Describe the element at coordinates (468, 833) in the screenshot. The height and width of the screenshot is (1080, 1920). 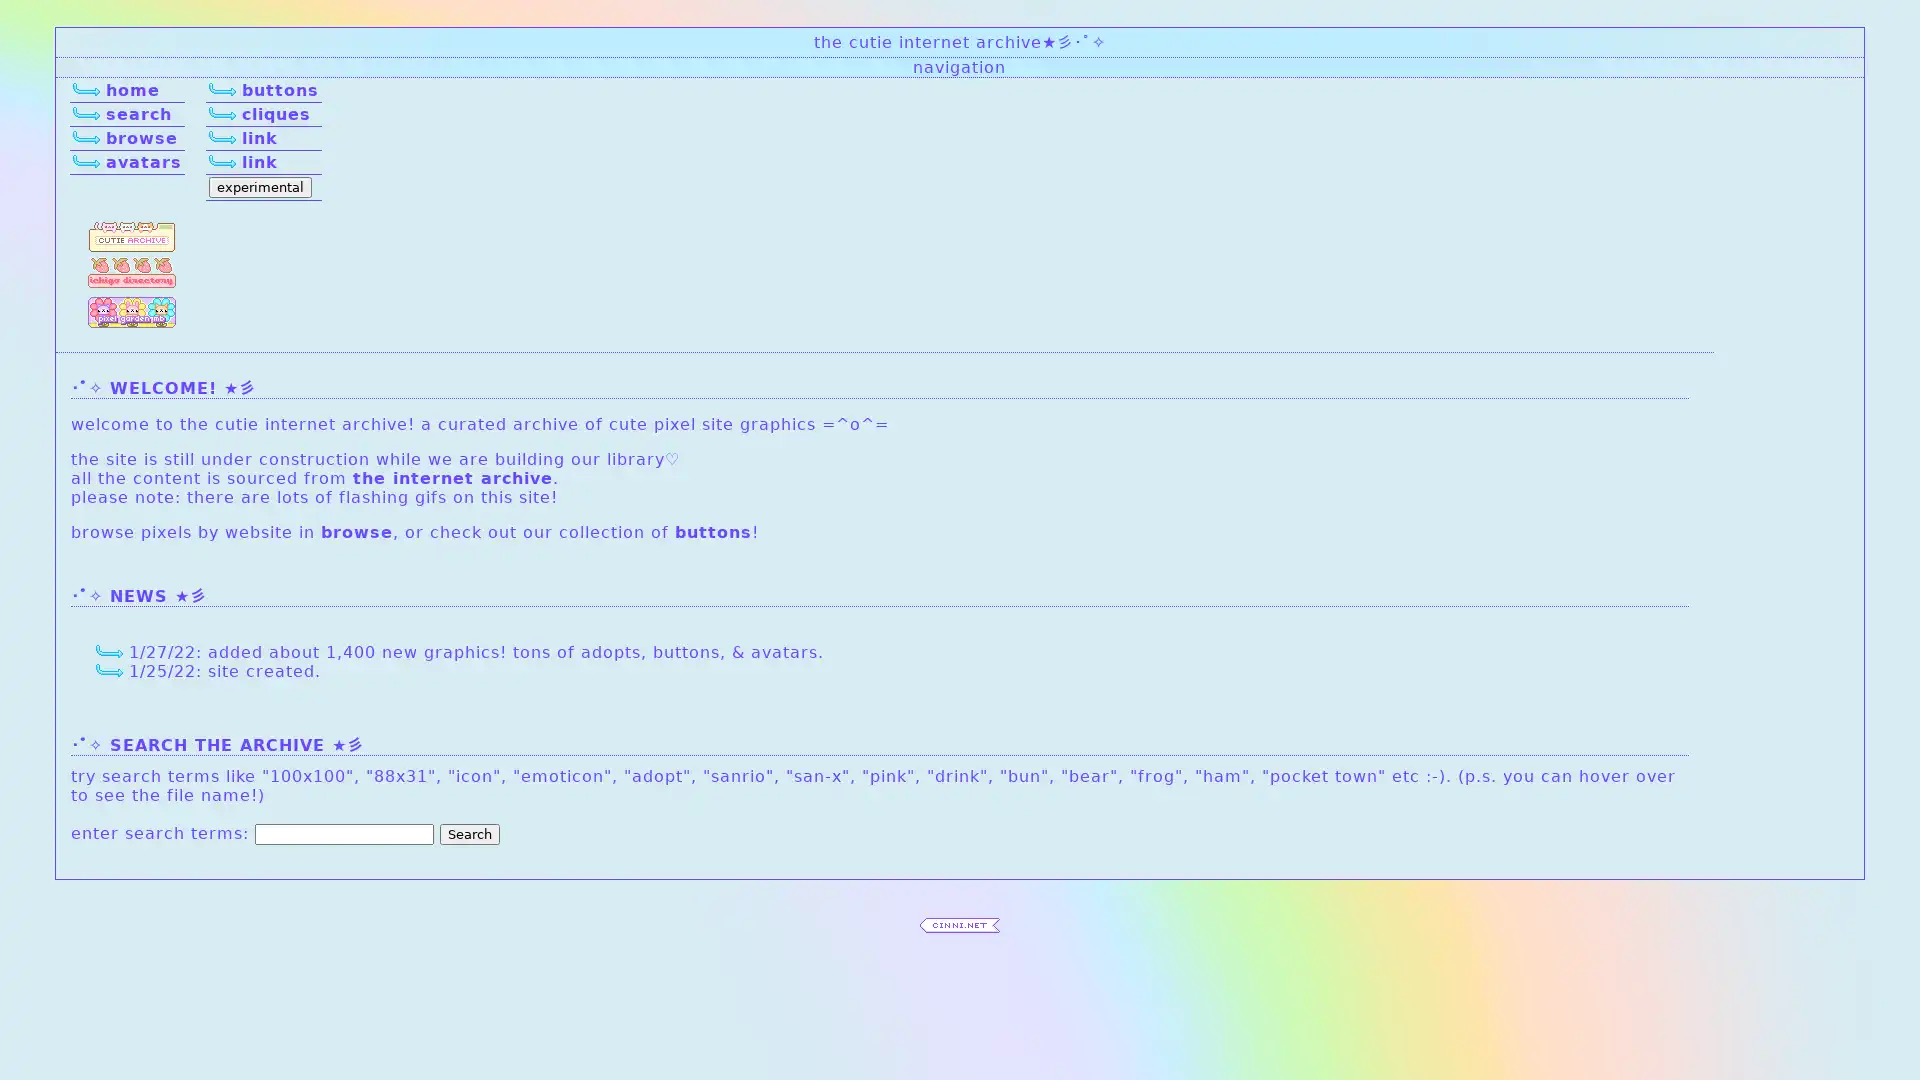
I see `Search` at that location.